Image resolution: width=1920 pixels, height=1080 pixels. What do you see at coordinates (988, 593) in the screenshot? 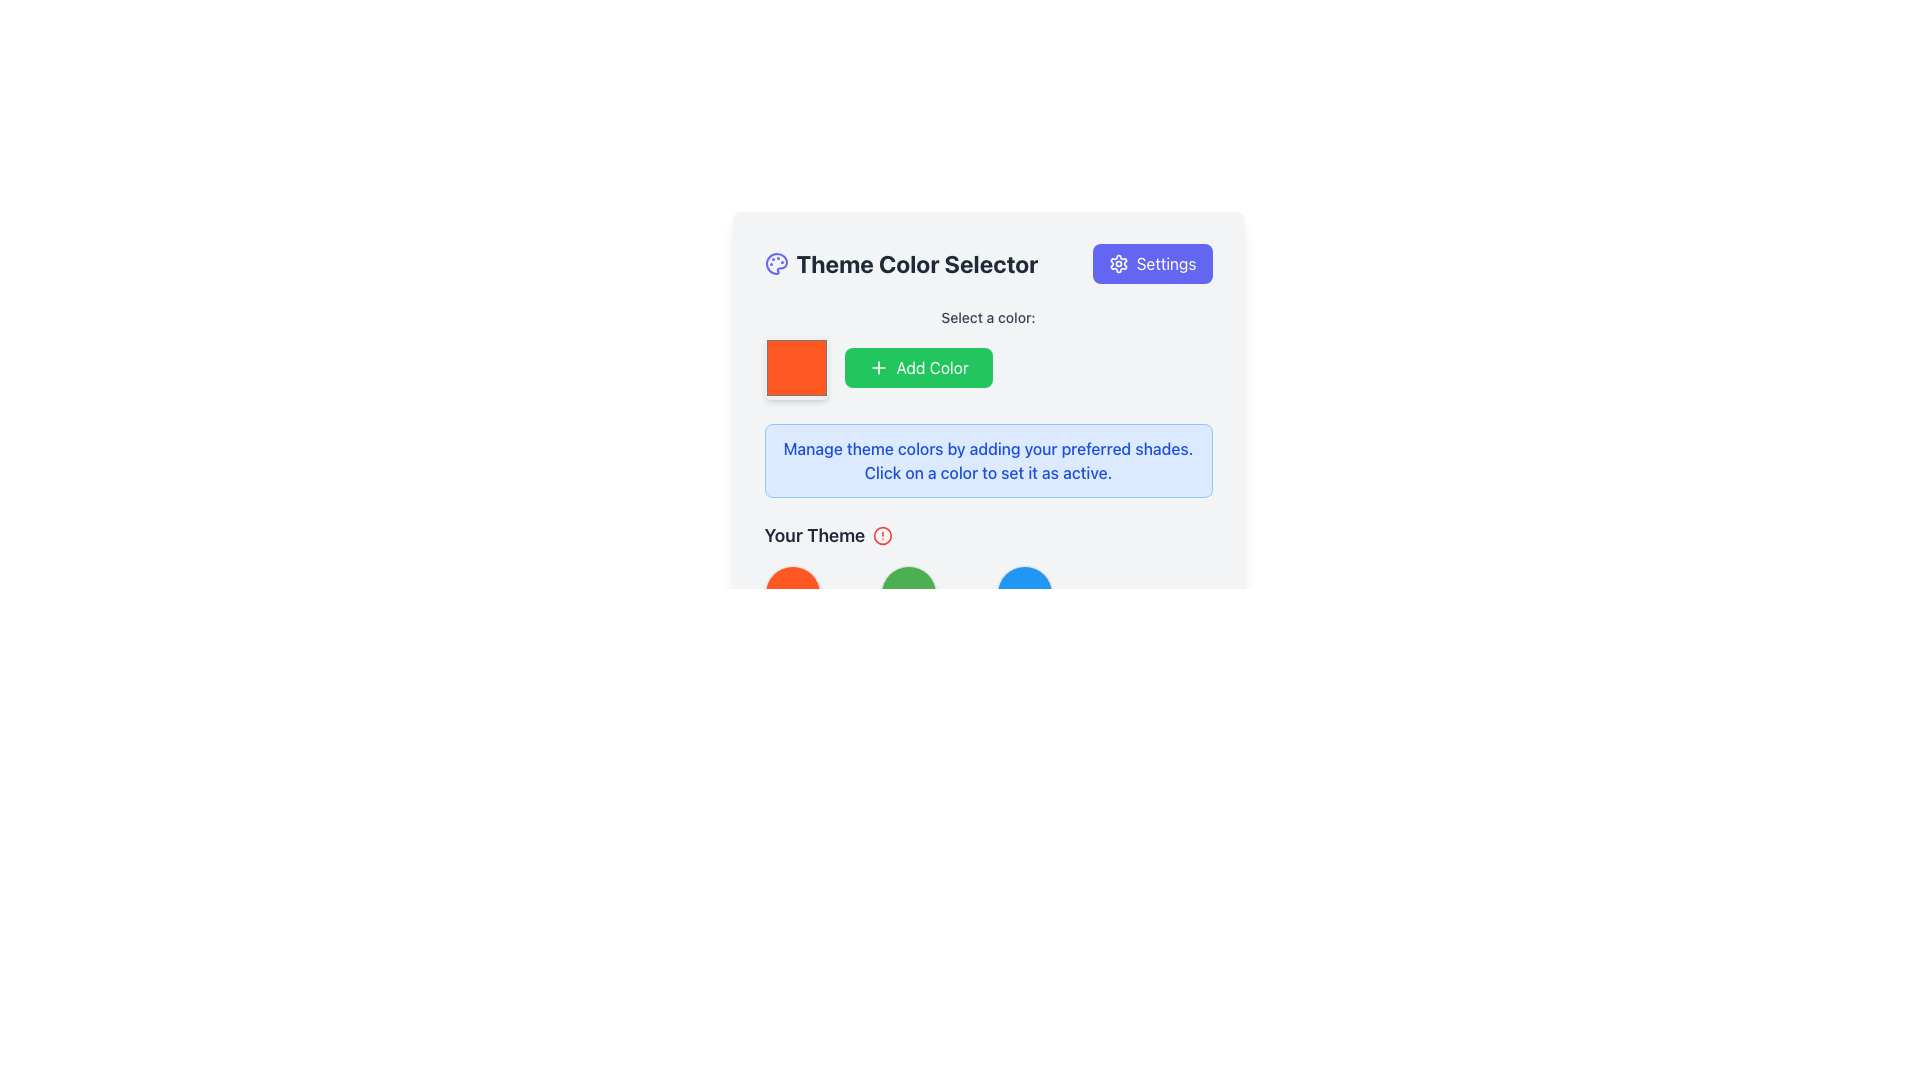
I see `the circular button in the grid layout of selectable buttons` at bounding box center [988, 593].